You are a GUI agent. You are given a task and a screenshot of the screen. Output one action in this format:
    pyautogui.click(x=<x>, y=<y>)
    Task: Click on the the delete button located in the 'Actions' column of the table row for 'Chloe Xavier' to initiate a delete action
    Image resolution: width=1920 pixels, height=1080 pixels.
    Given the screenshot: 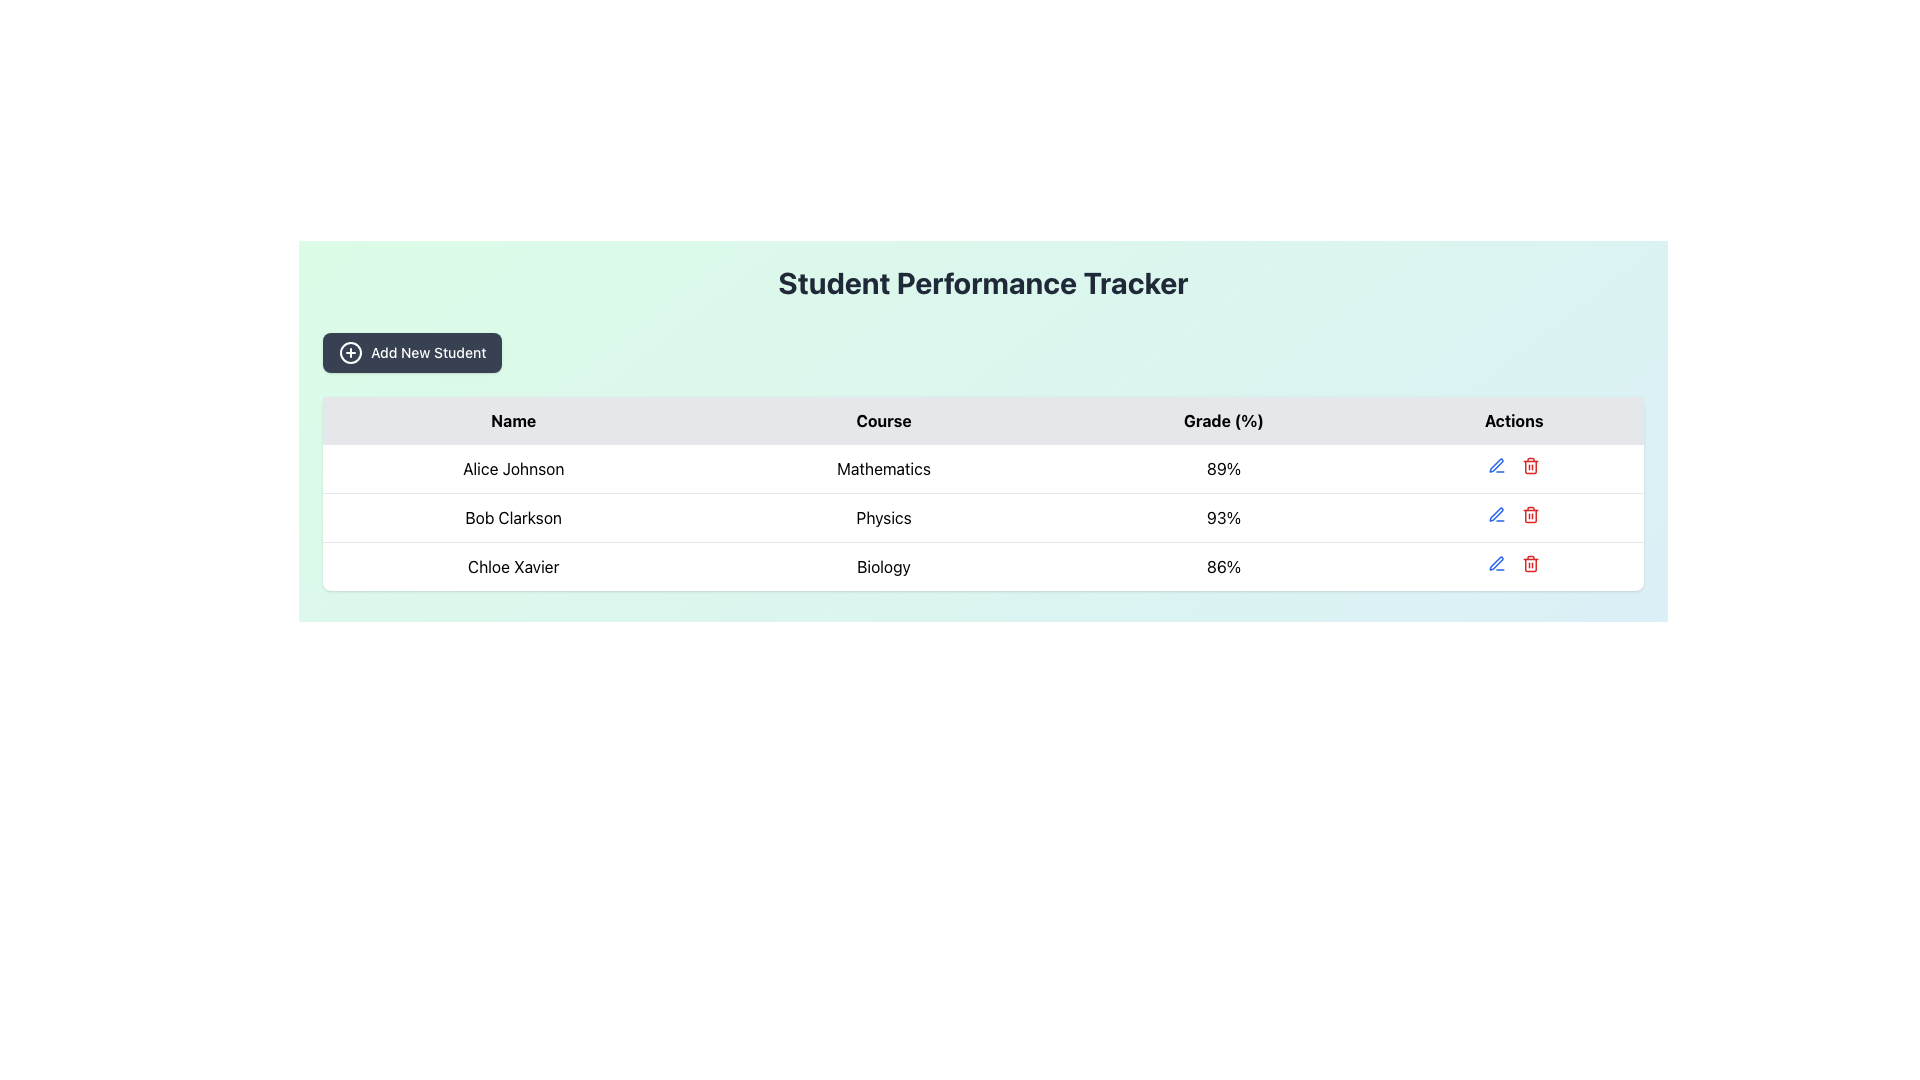 What is the action you would take?
    pyautogui.click(x=1530, y=563)
    